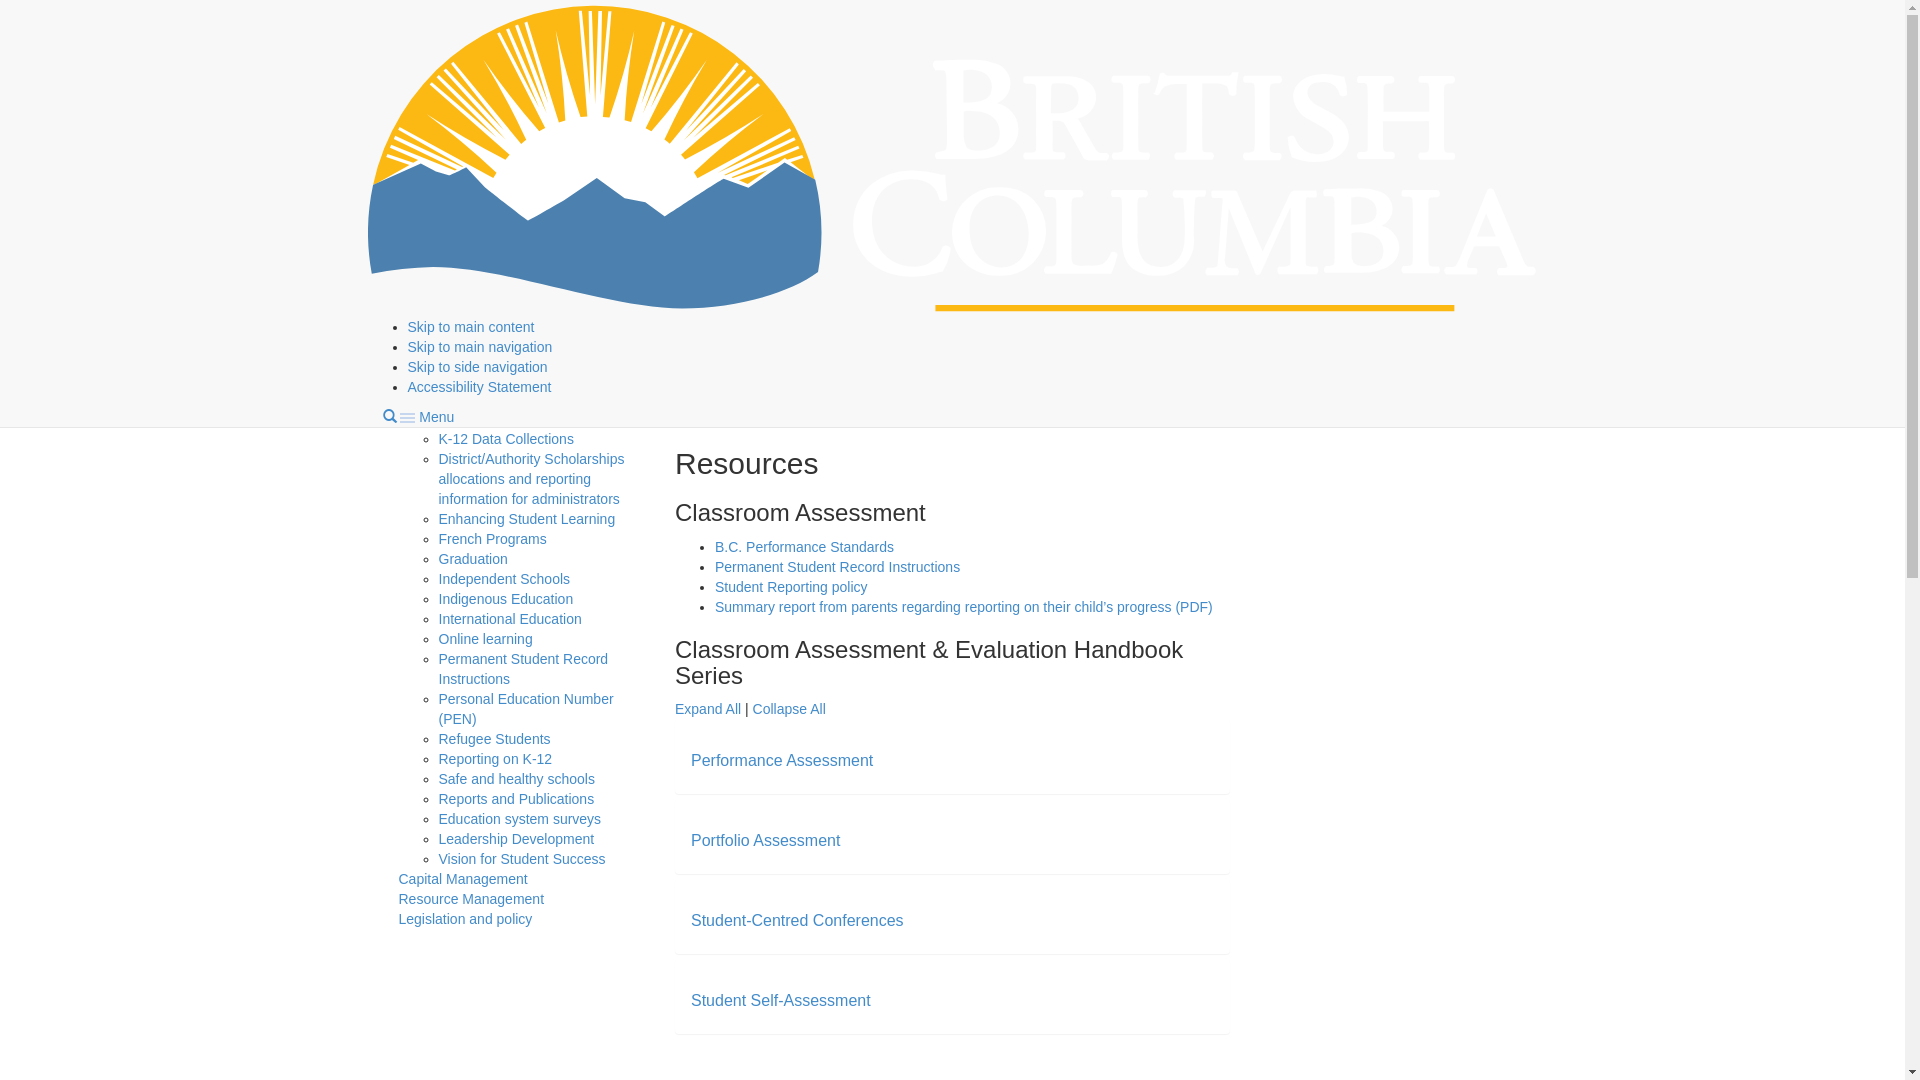 Image resolution: width=1920 pixels, height=1080 pixels. I want to click on 'Reporting on K-12', so click(494, 759).